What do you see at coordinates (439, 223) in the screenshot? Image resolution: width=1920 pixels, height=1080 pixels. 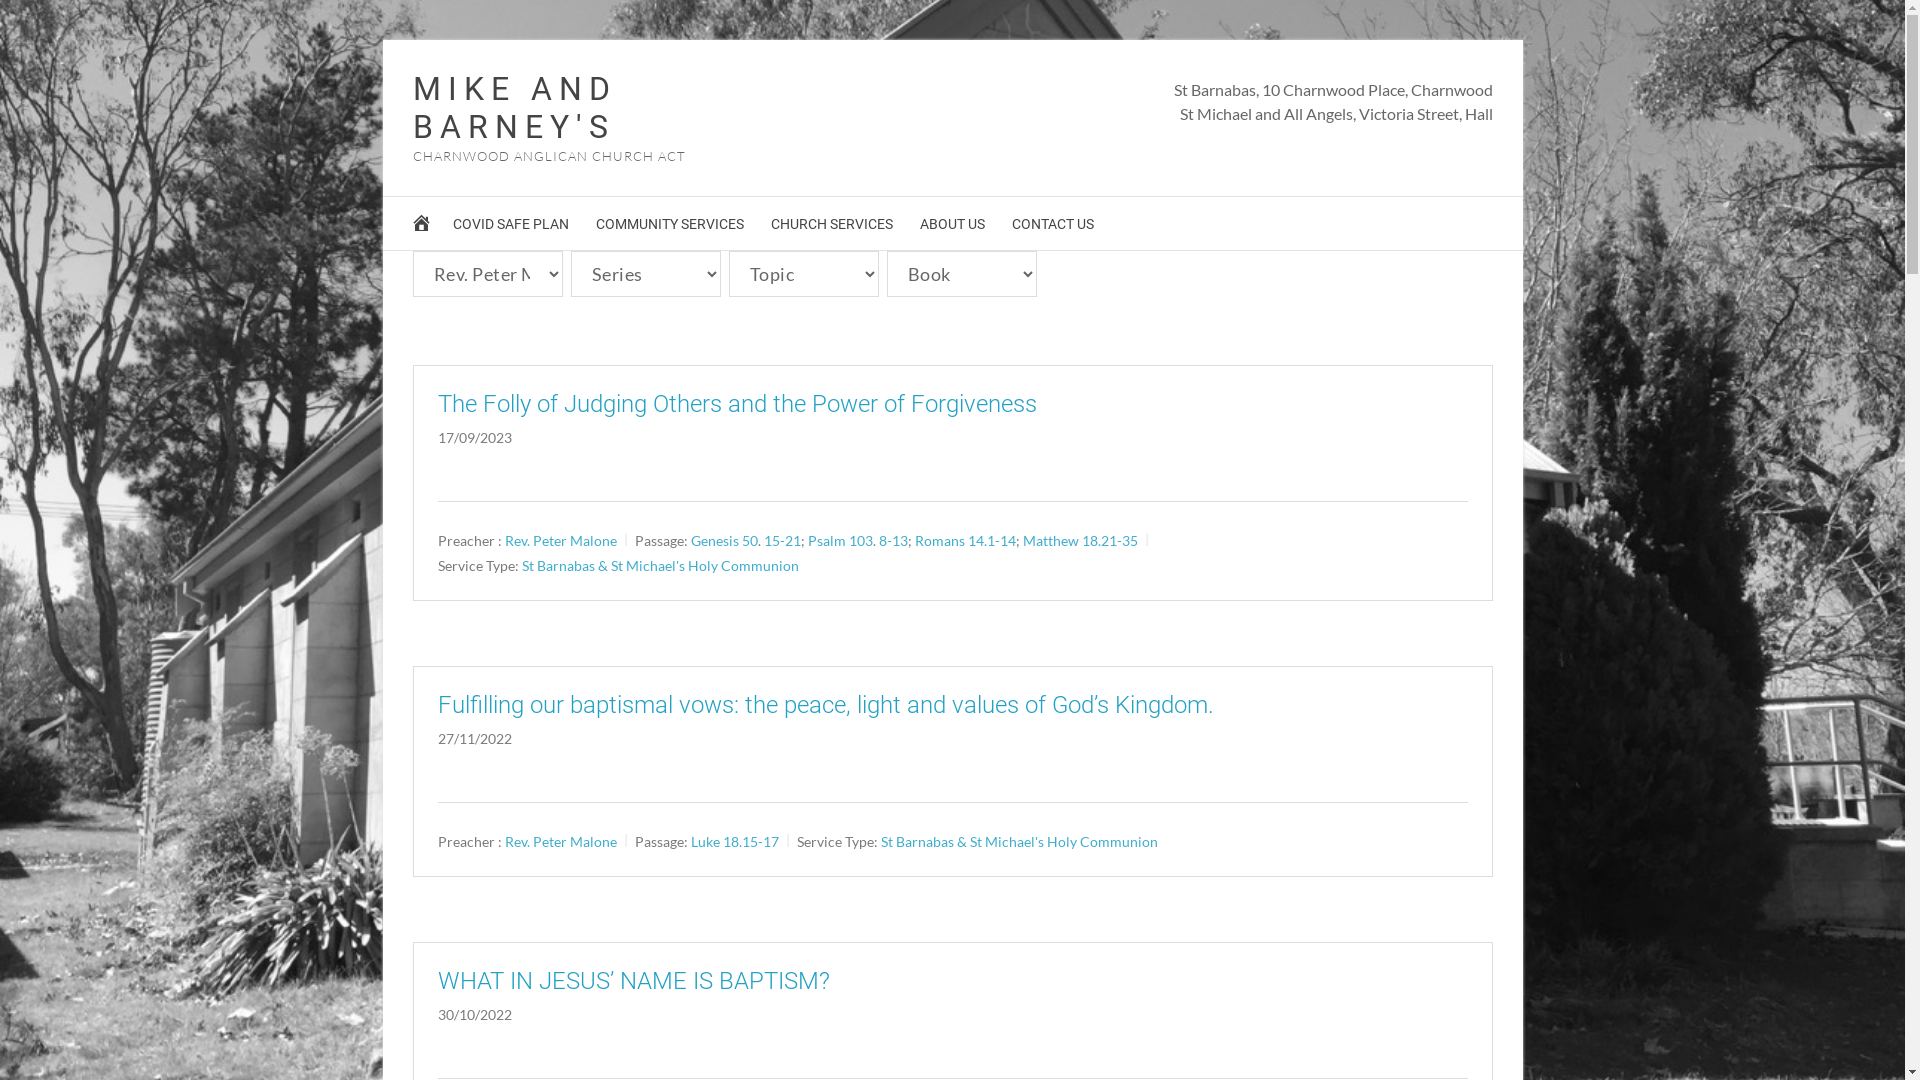 I see `'COVID SAFE PLAN'` at bounding box center [439, 223].